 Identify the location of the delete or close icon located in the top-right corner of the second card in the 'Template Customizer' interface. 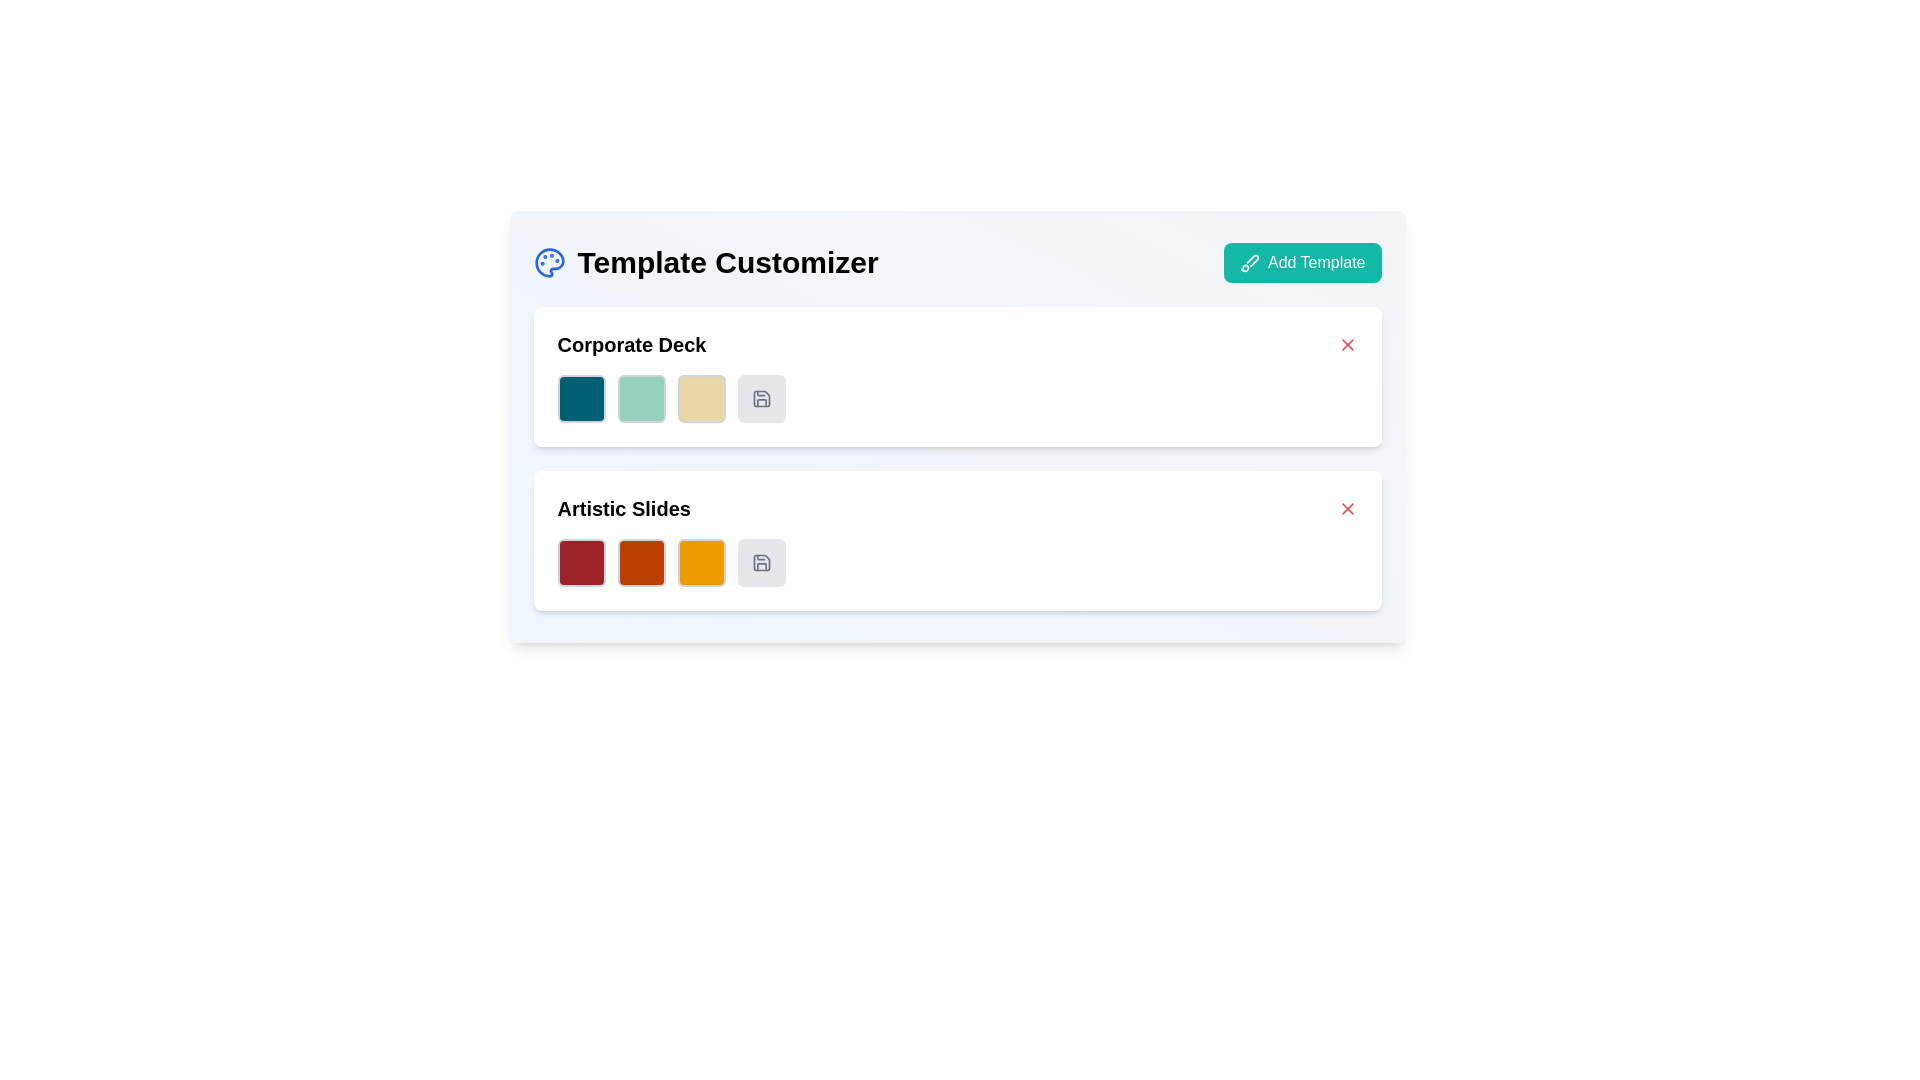
(1347, 508).